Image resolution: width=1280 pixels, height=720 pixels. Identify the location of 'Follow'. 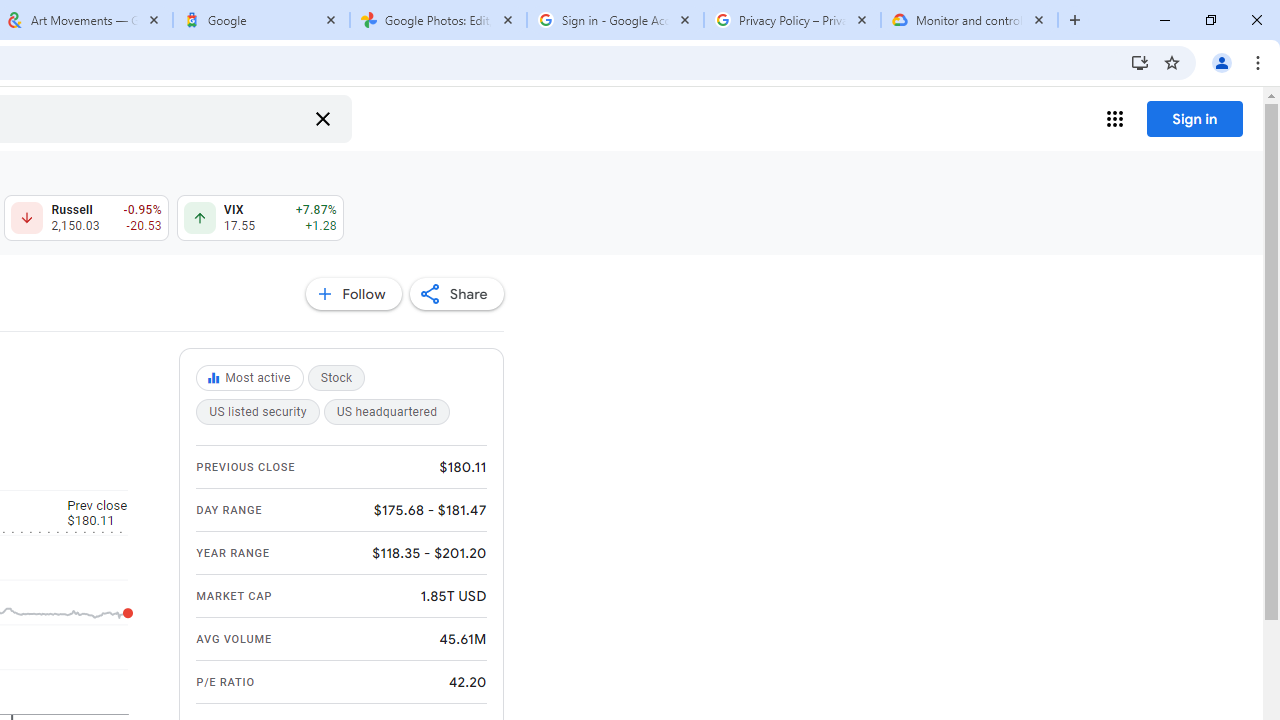
(353, 294).